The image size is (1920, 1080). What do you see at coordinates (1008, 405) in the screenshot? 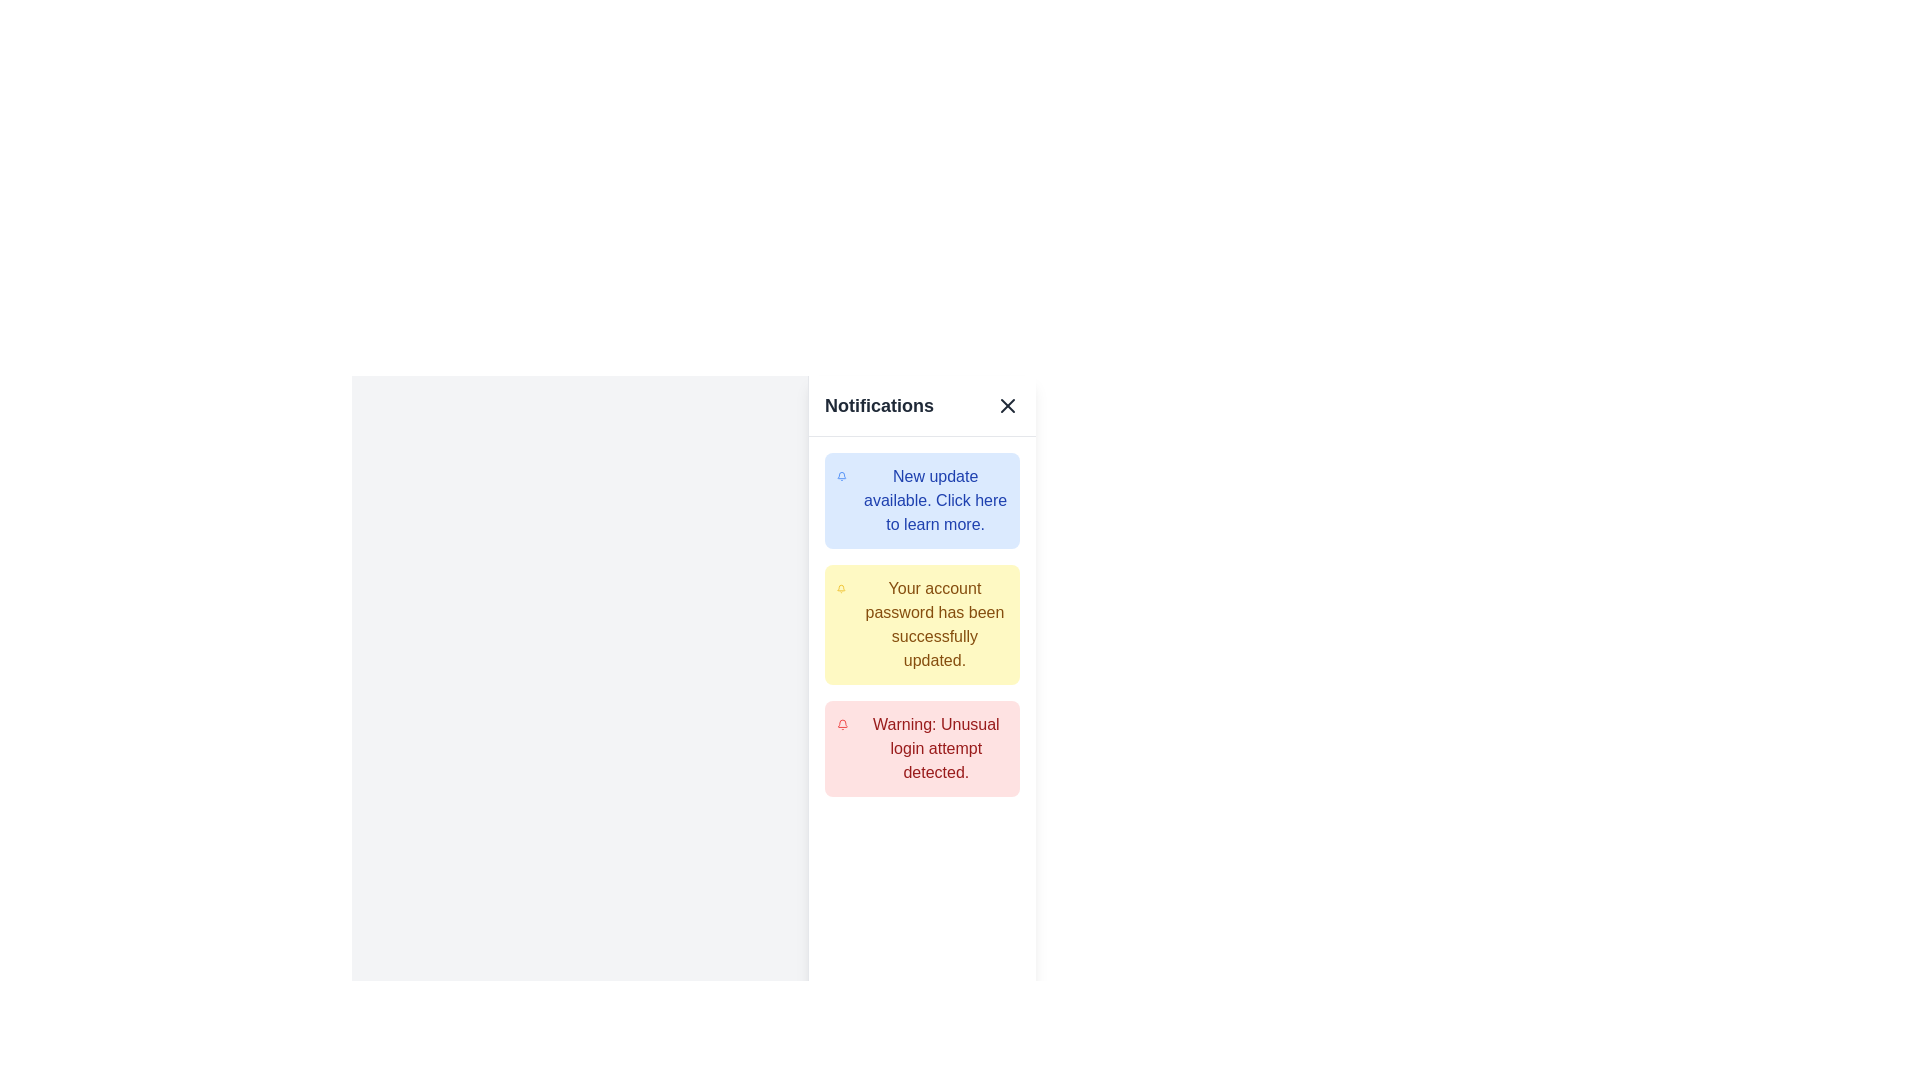
I see `the close icon button located at the top-right corner of the 'Notifications' header` at bounding box center [1008, 405].